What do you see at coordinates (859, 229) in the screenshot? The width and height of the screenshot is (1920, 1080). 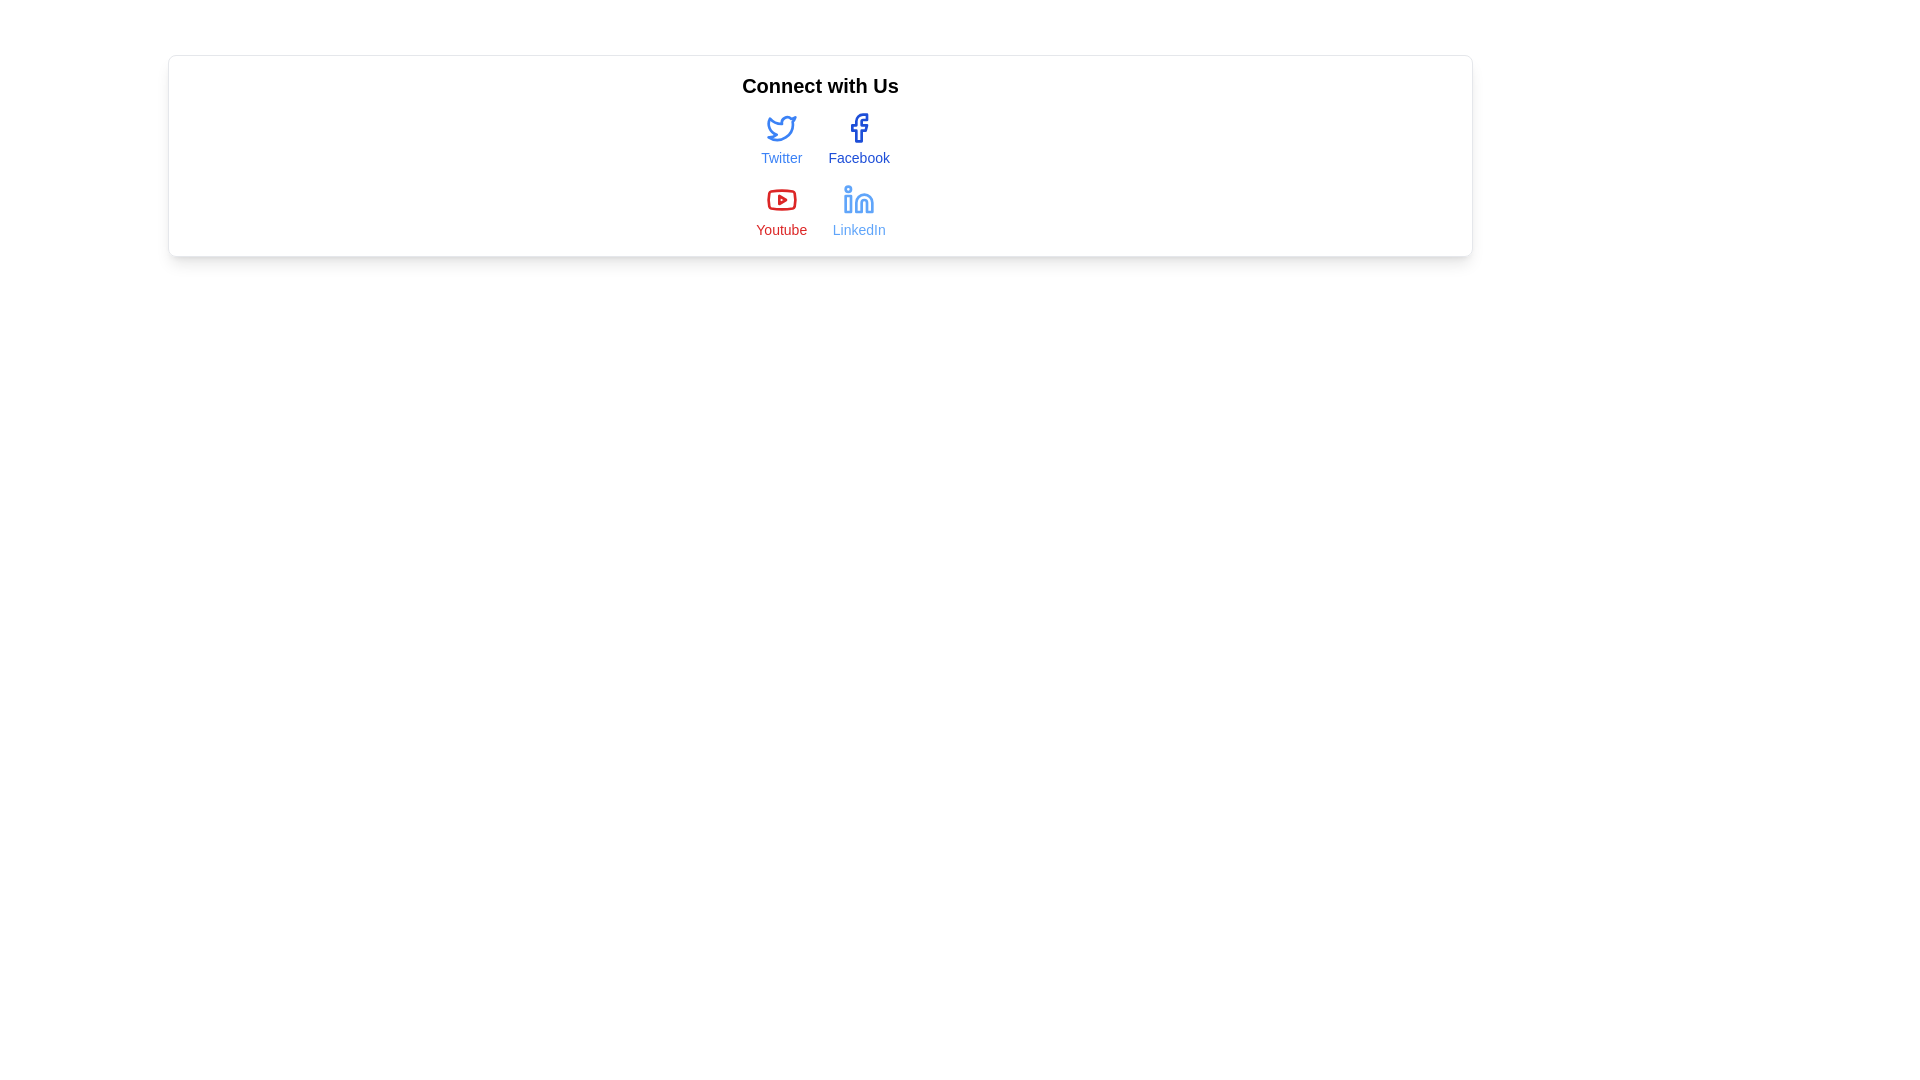 I see `text content of the label positioned below the LinkedIn icon within the social media links` at bounding box center [859, 229].